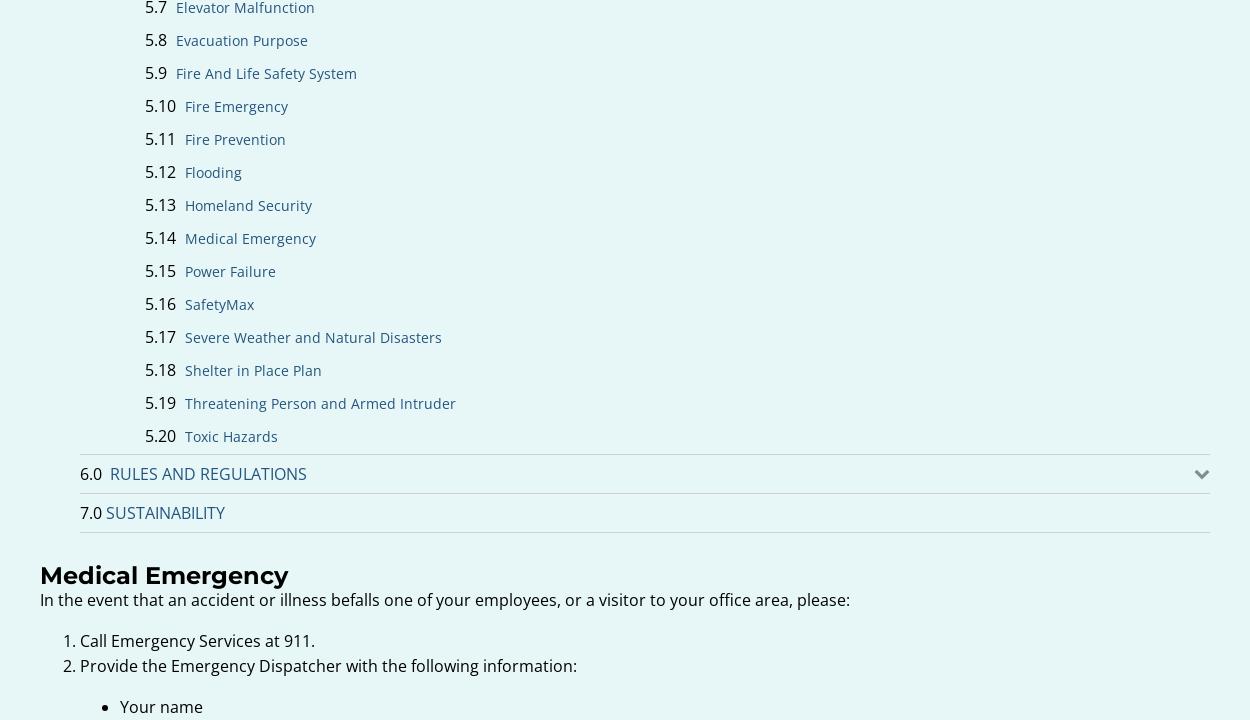 Image resolution: width=1250 pixels, height=720 pixels. What do you see at coordinates (161, 705) in the screenshot?
I see `'Your name'` at bounding box center [161, 705].